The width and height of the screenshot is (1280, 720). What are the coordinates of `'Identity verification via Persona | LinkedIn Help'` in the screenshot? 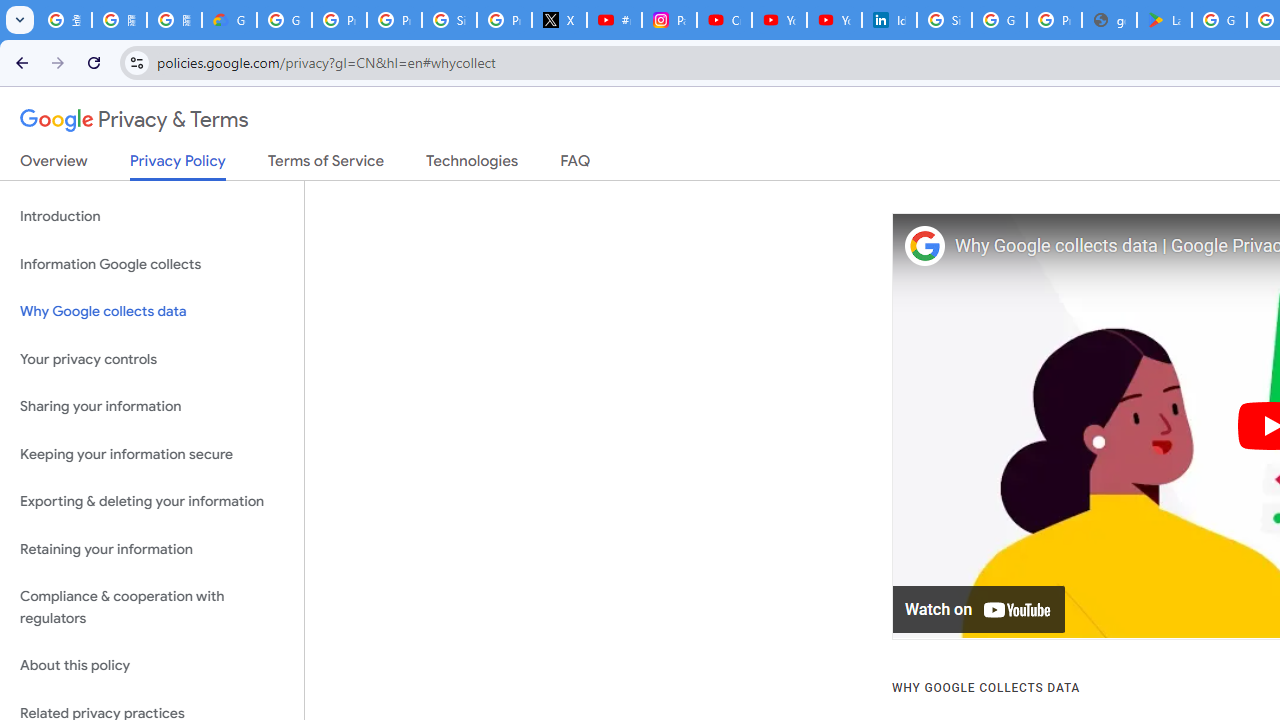 It's located at (887, 20).